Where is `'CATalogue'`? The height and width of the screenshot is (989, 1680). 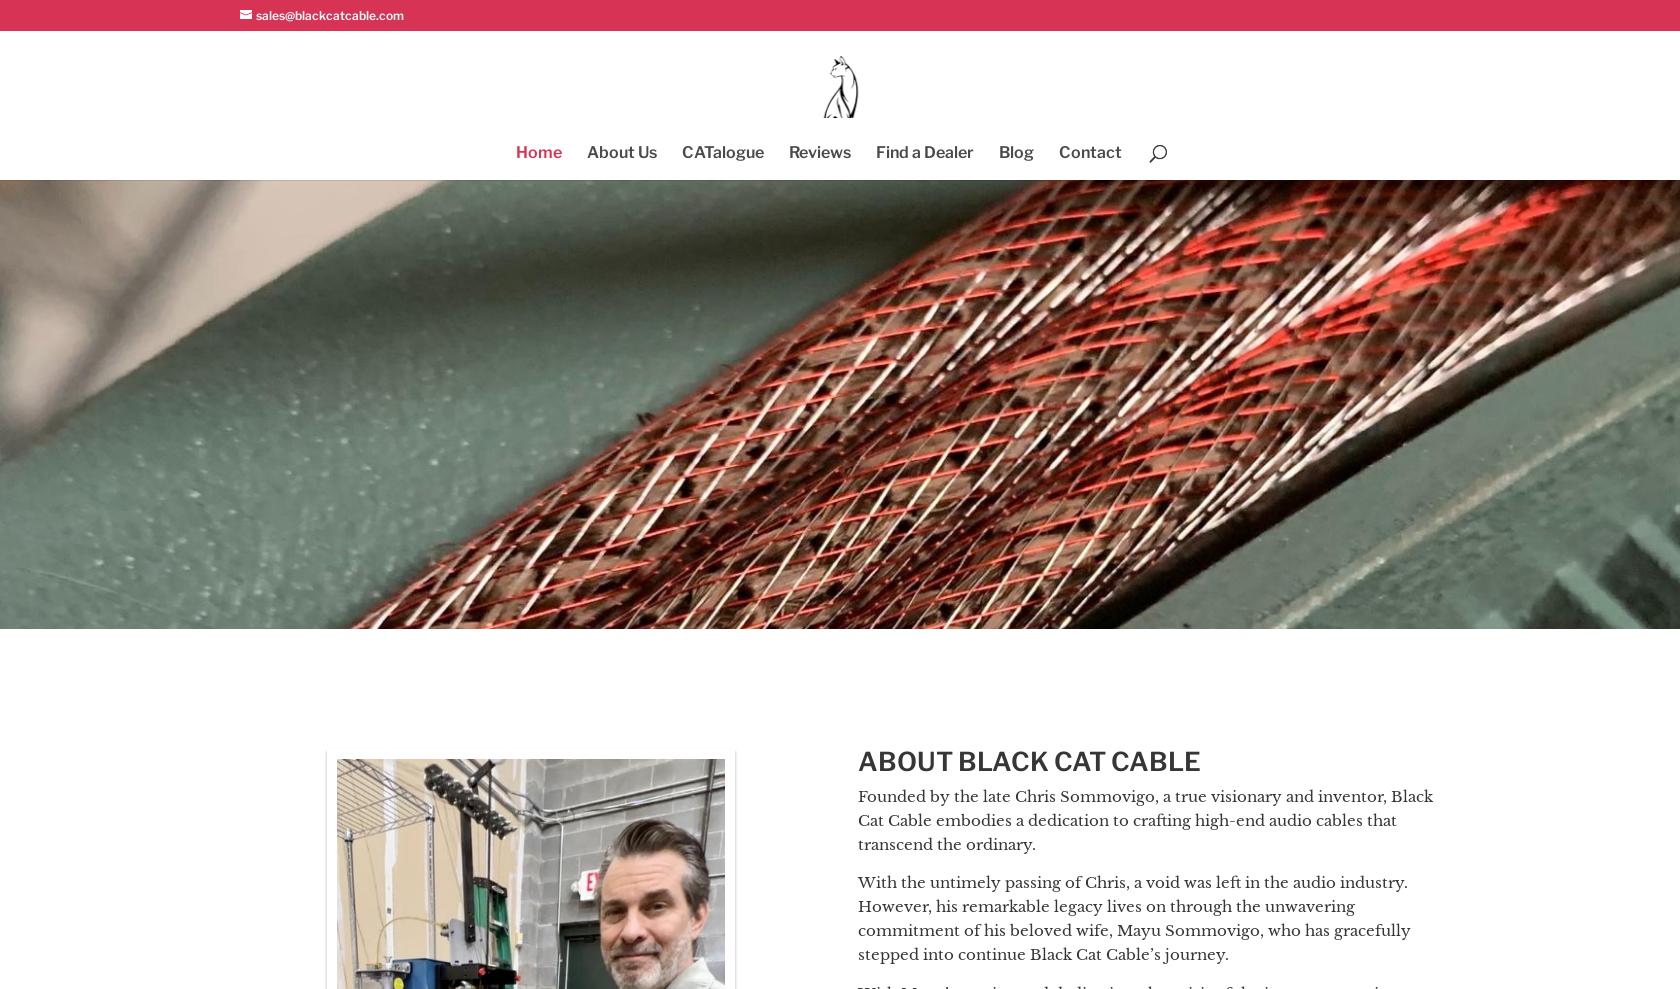 'CATalogue' is located at coordinates (722, 151).